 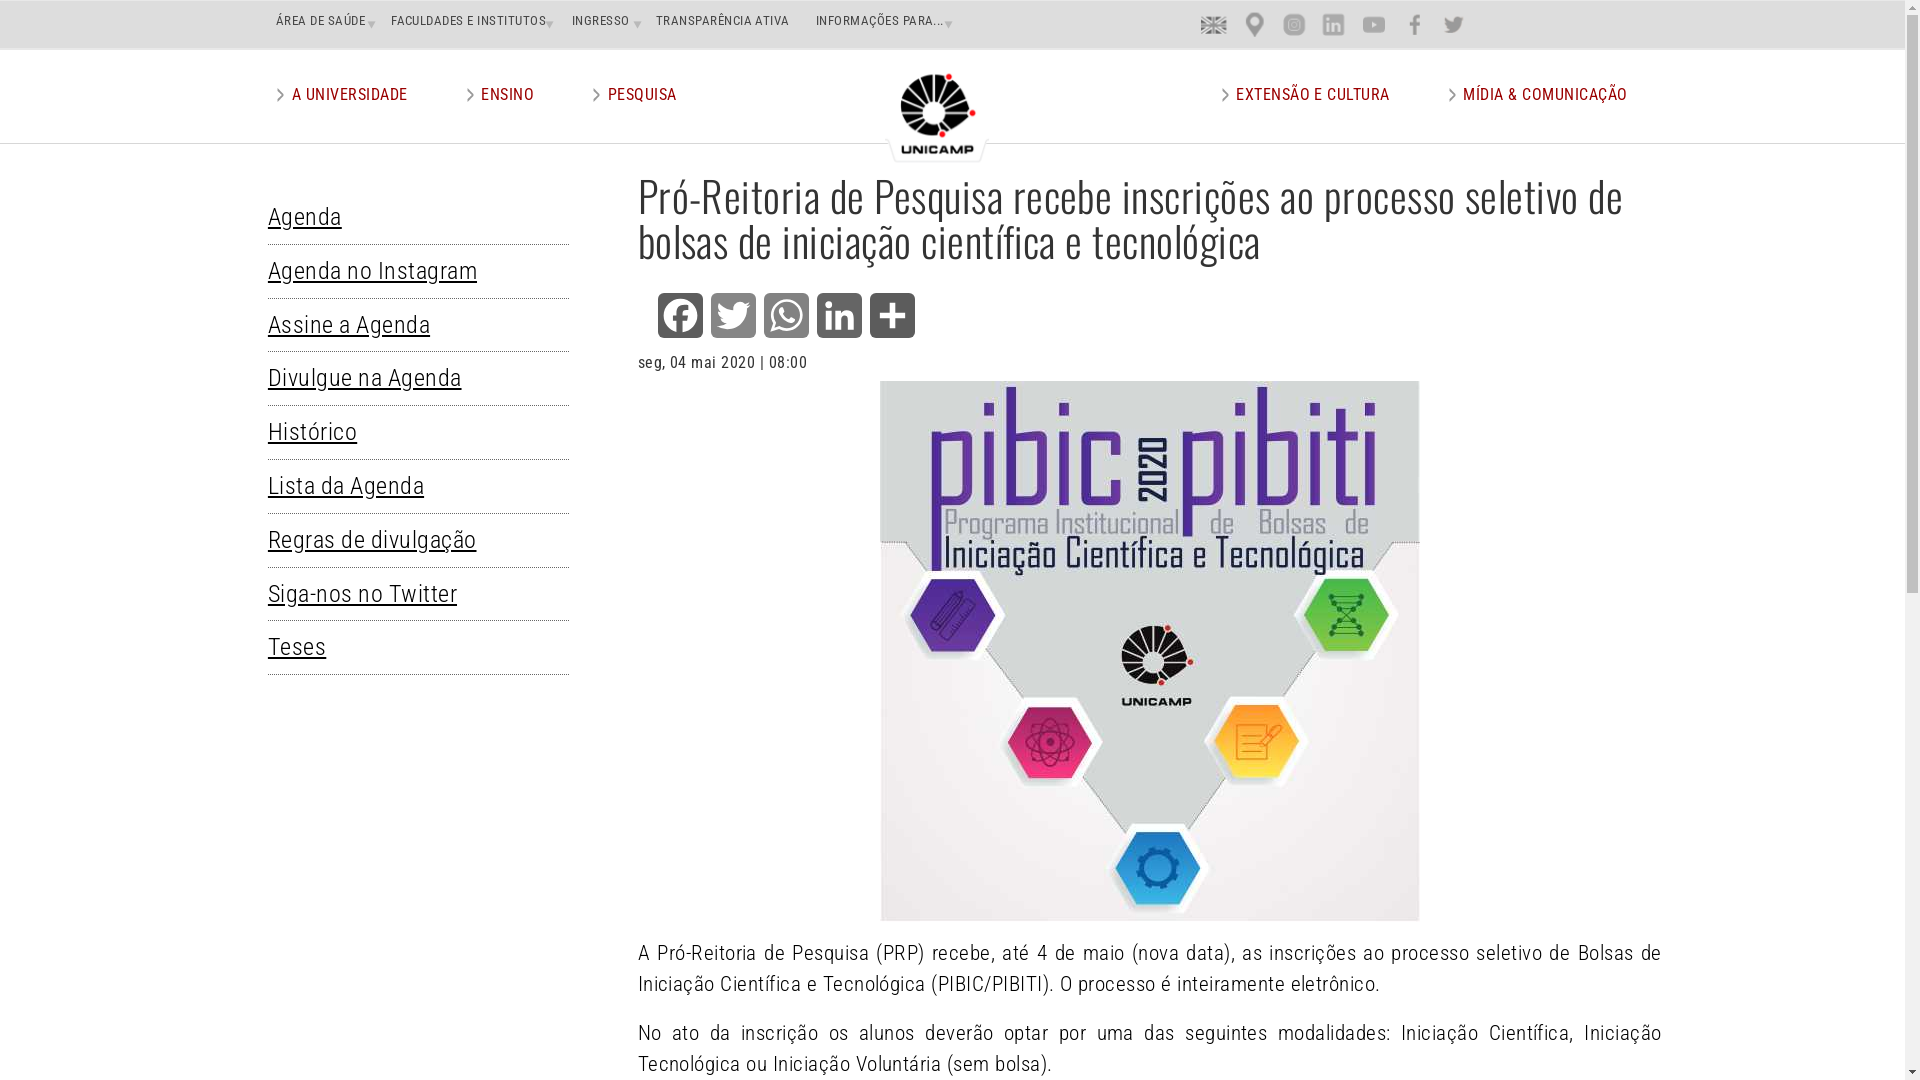 What do you see at coordinates (1294, 24) in the screenshot?
I see `'Inst'` at bounding box center [1294, 24].